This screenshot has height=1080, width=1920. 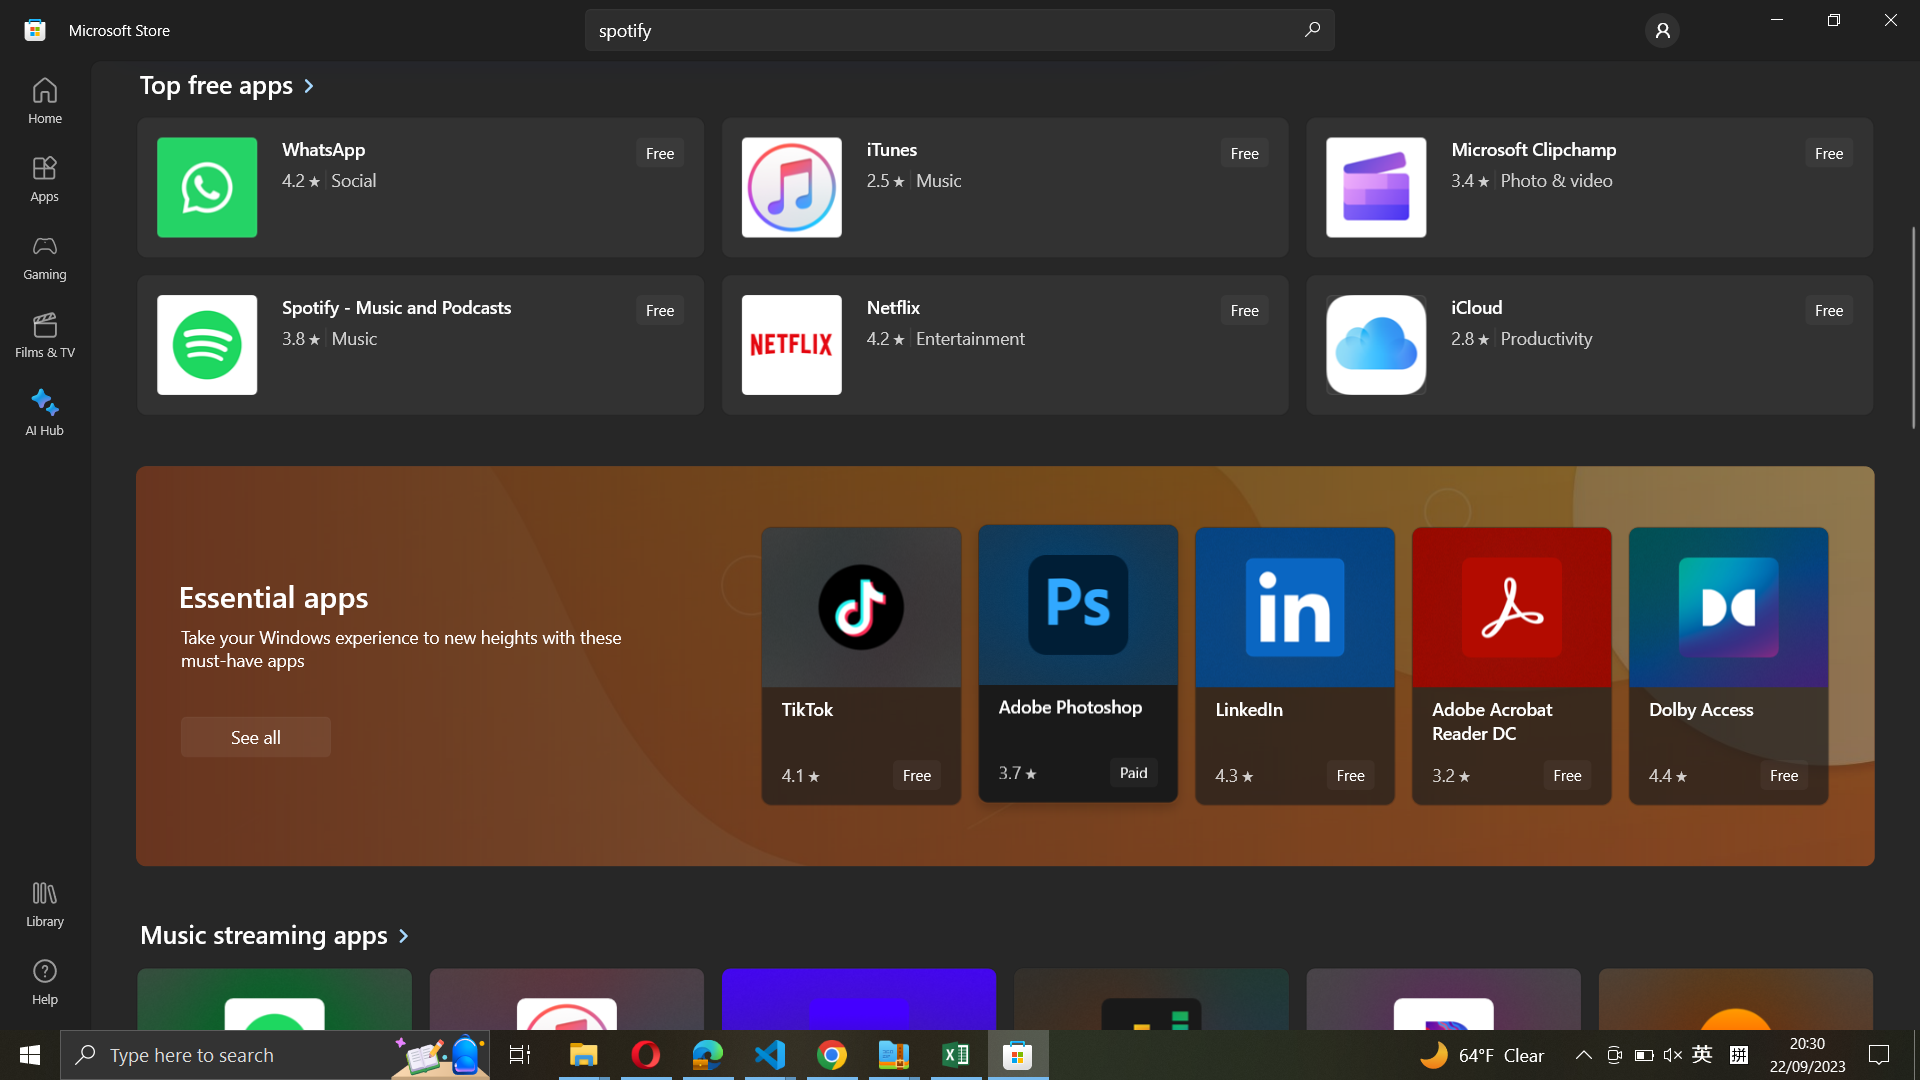 What do you see at coordinates (1295, 667) in the screenshot?
I see `LinkedIn on the system` at bounding box center [1295, 667].